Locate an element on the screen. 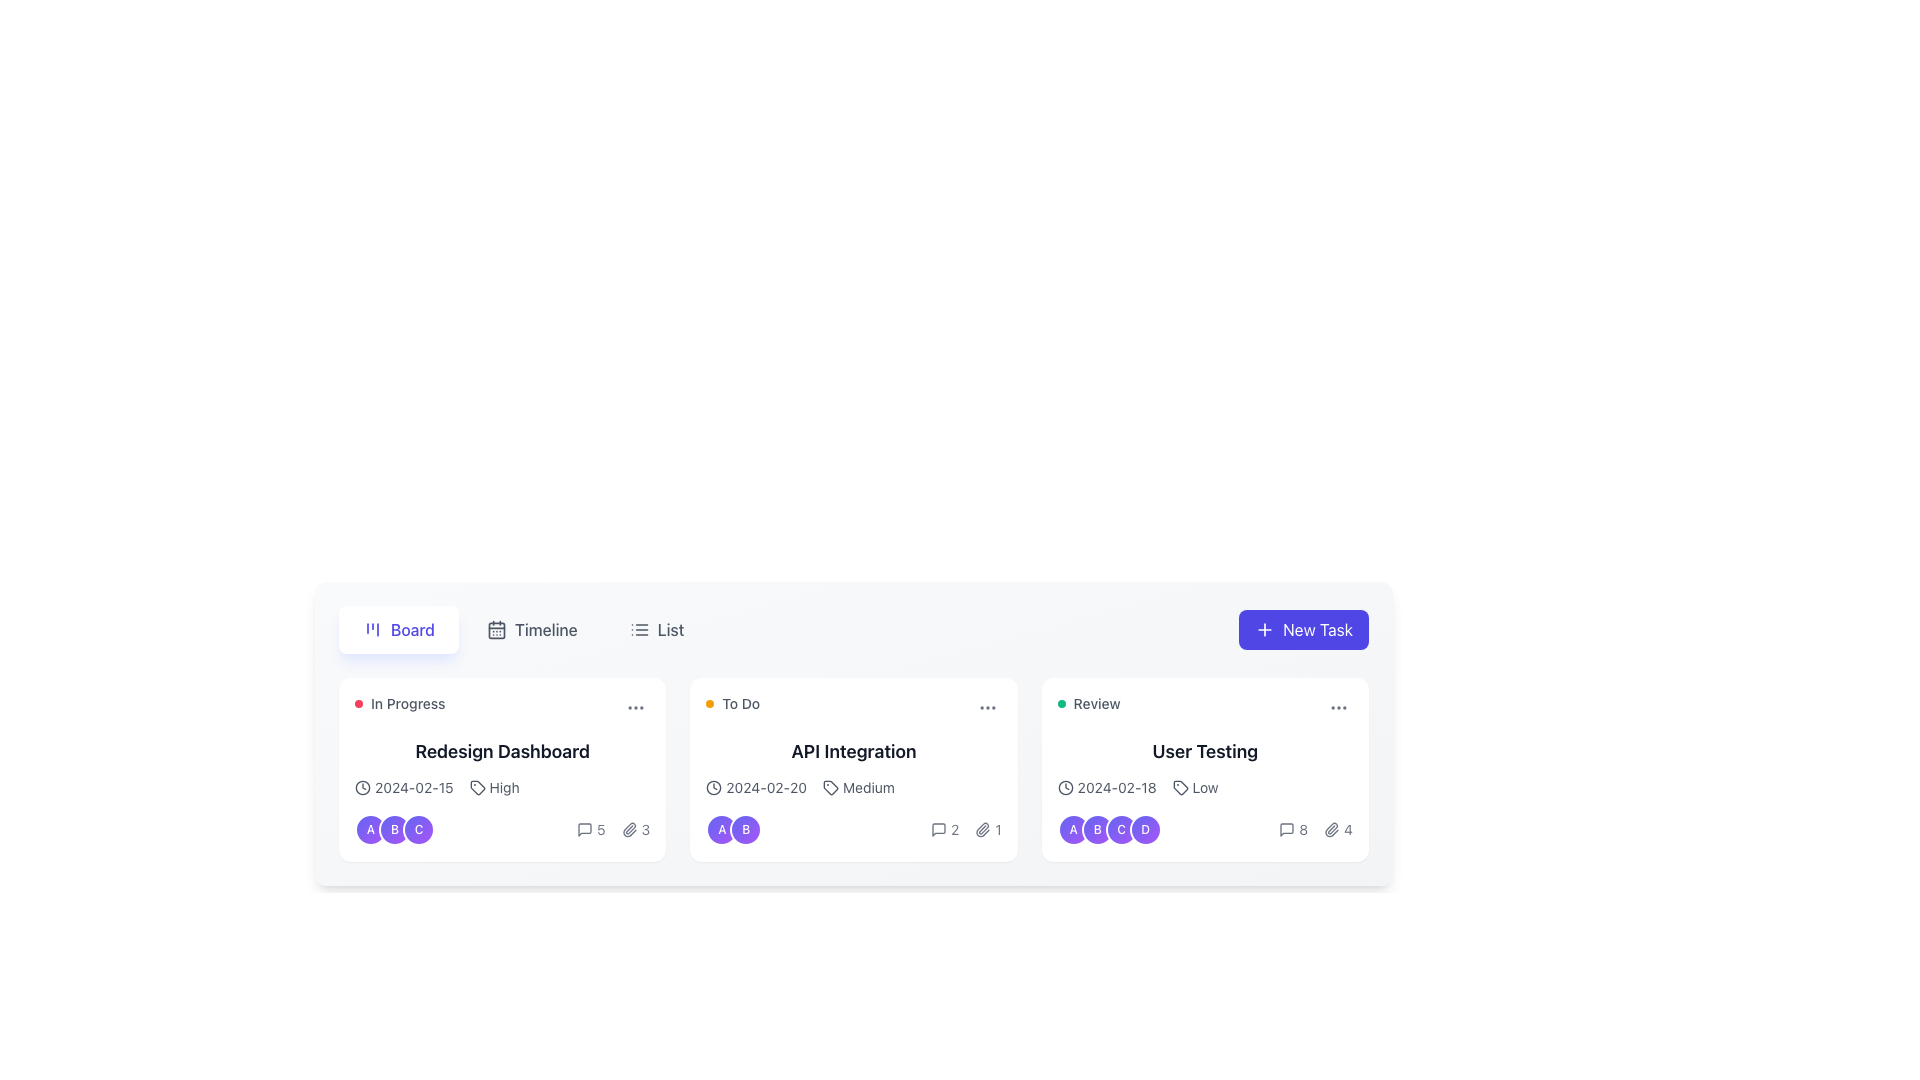 The width and height of the screenshot is (1920, 1080). the text label displaying 'API Integration', which is a prominent heading in the 'To Do' card located in the center panel of the task management interface is located at coordinates (854, 752).